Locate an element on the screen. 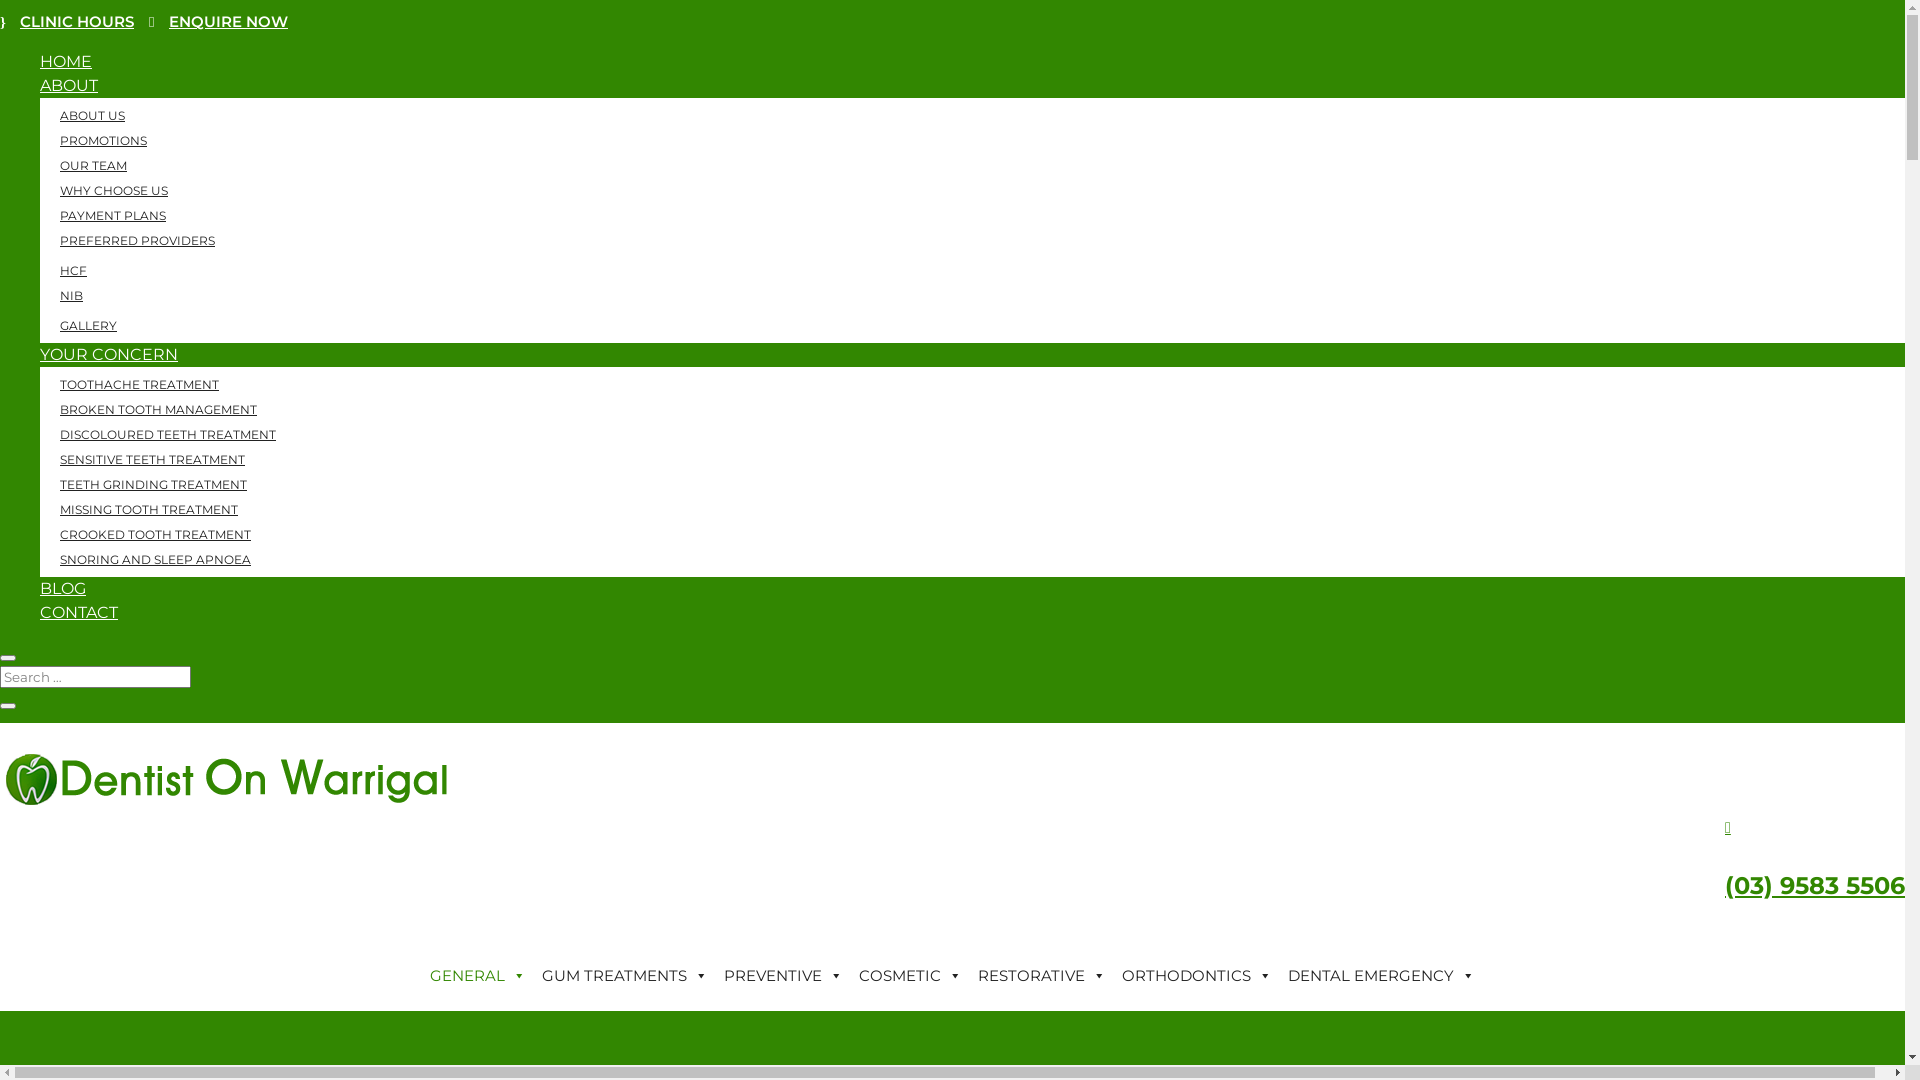 The image size is (1920, 1080). 'PAYMENT PLANS' is located at coordinates (112, 215).